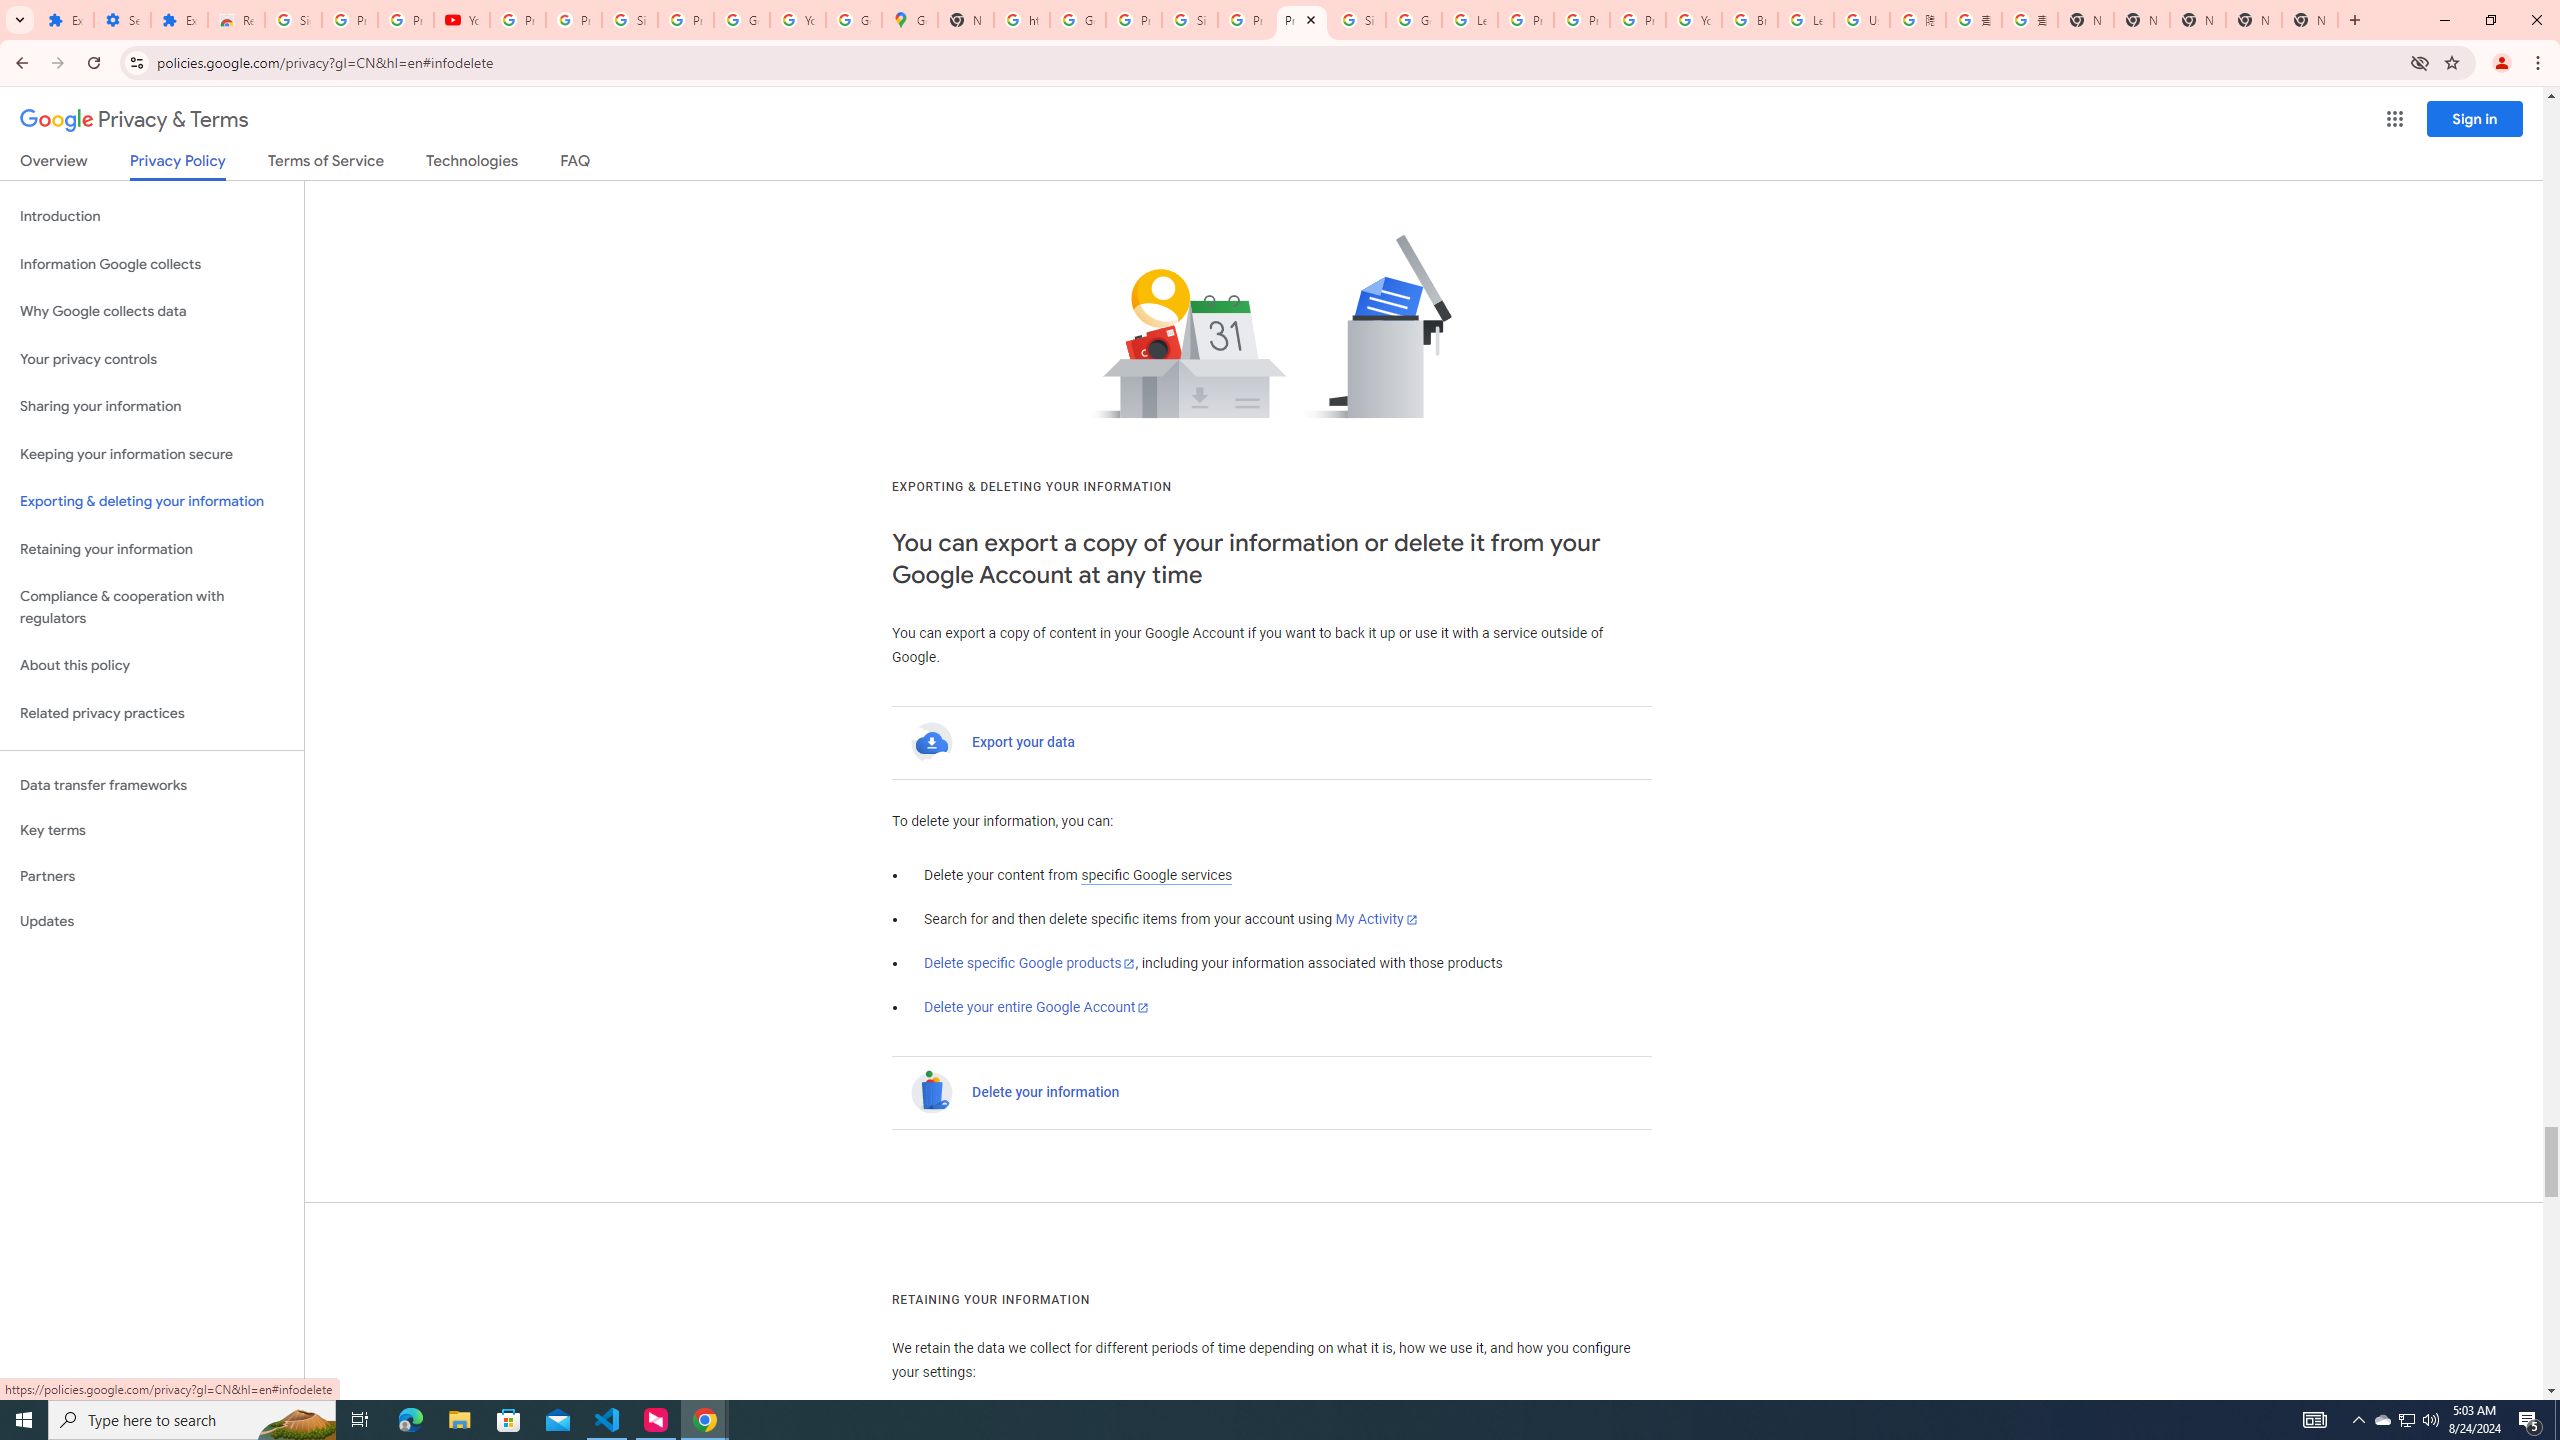 Image resolution: width=2560 pixels, height=1440 pixels. I want to click on 'Delete specific Google products', so click(1030, 964).